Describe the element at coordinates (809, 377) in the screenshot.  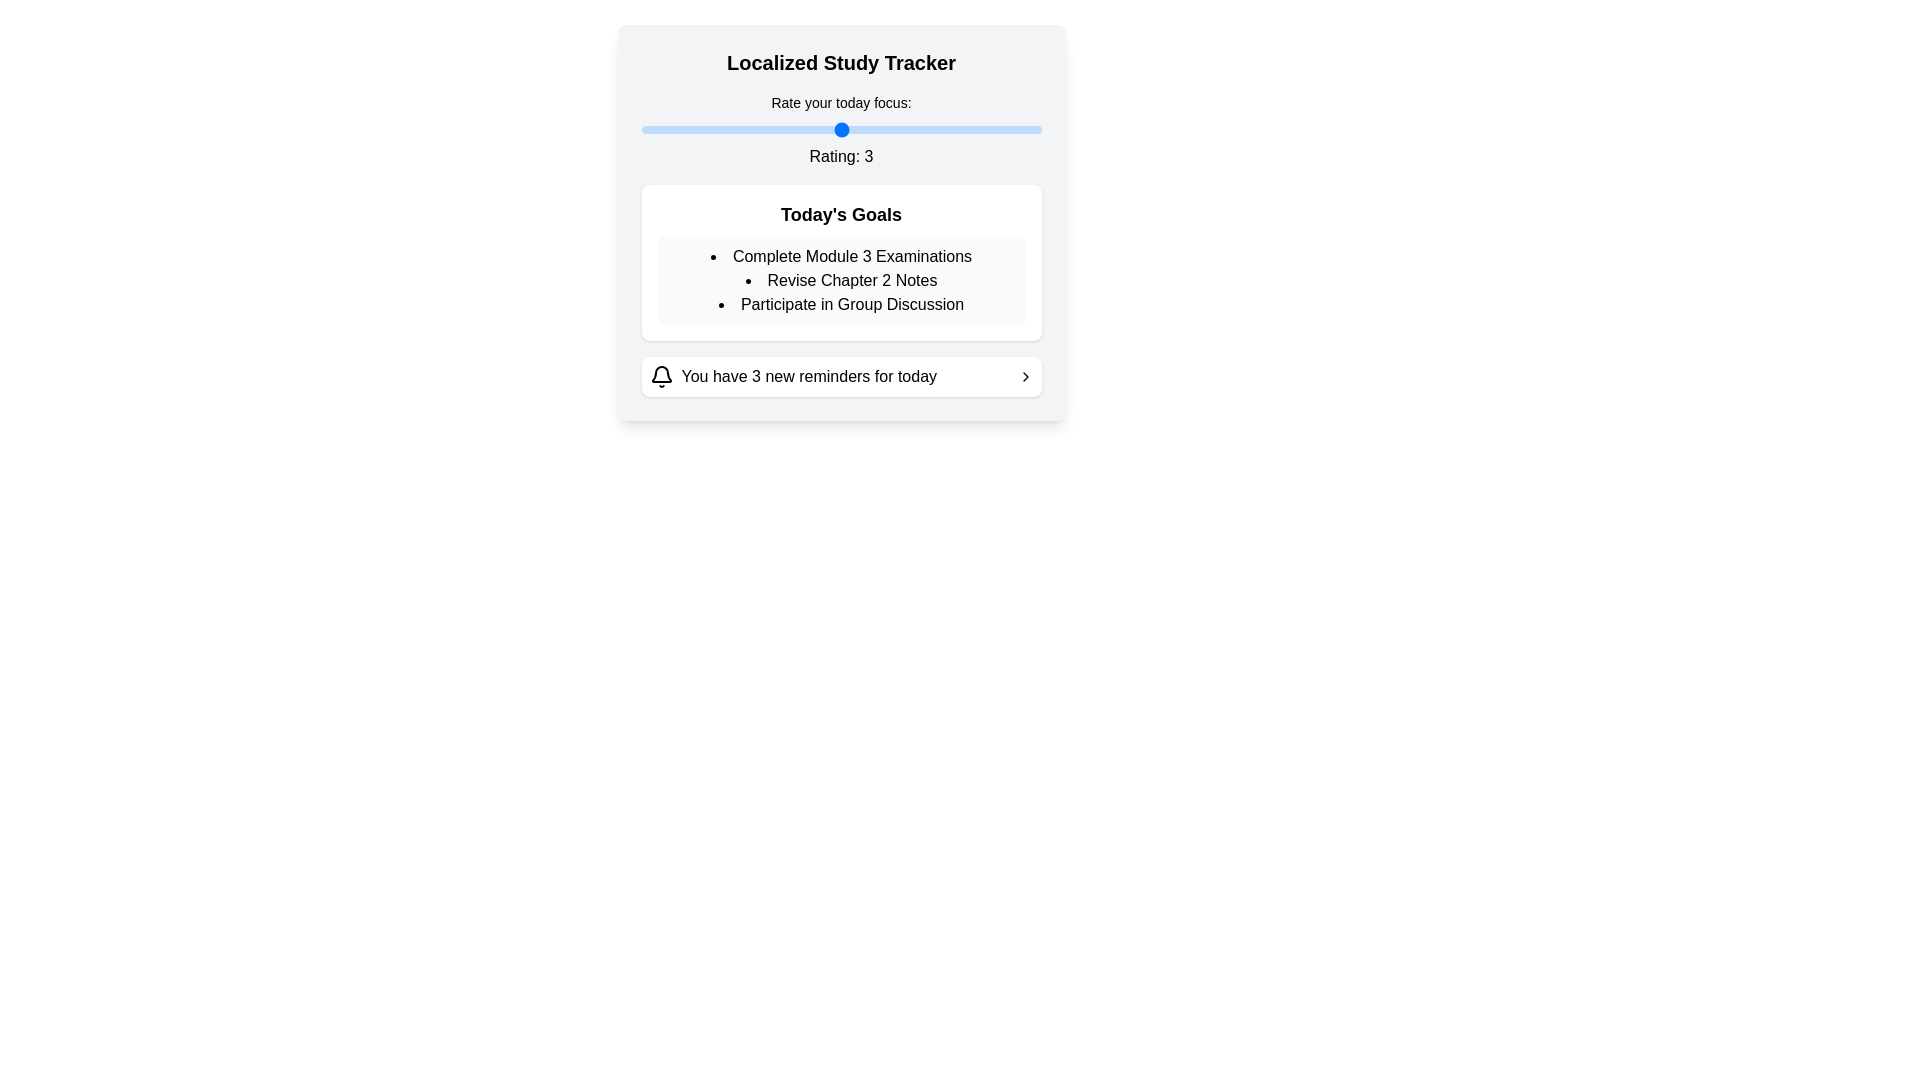
I see `the notification message Text Label located centrally within a white box at the bottom of the main card, positioned between the bell icon and the chevron icon` at that location.